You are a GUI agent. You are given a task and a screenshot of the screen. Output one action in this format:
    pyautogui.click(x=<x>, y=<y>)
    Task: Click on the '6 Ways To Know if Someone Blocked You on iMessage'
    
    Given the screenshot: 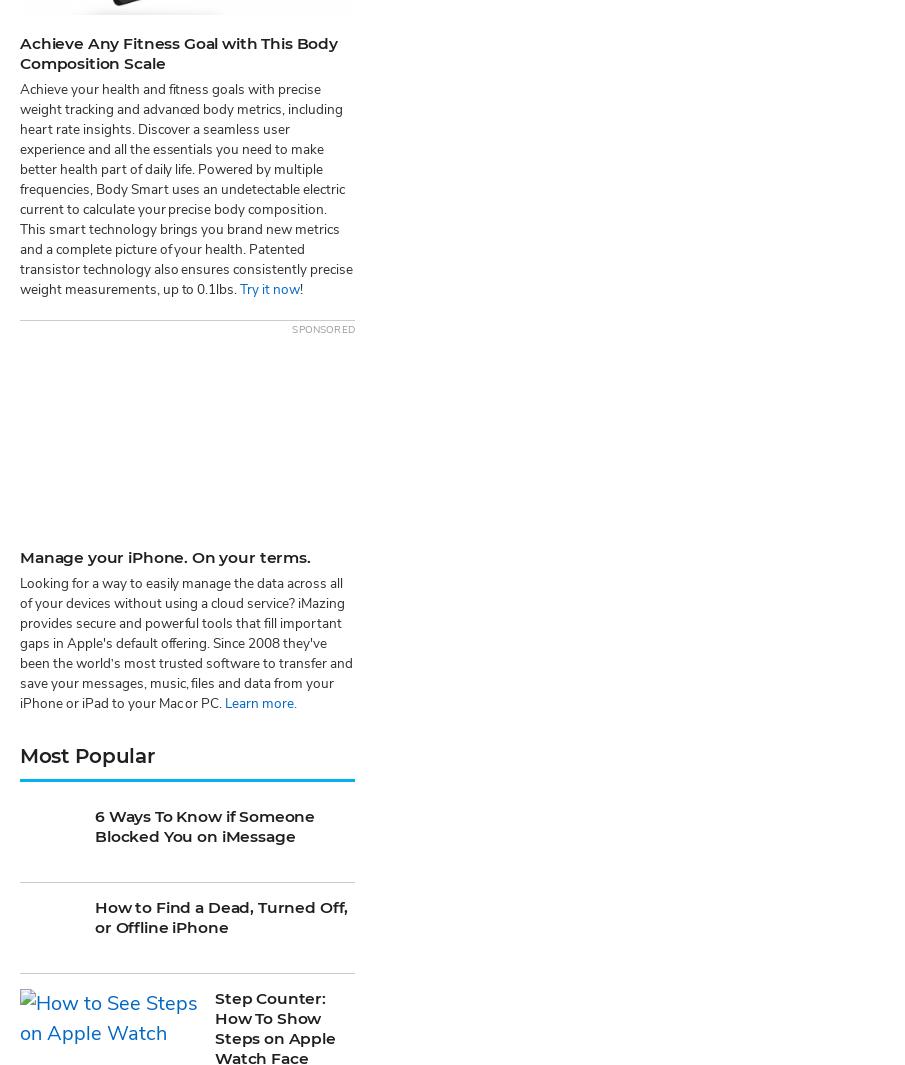 What is the action you would take?
    pyautogui.click(x=203, y=237)
    